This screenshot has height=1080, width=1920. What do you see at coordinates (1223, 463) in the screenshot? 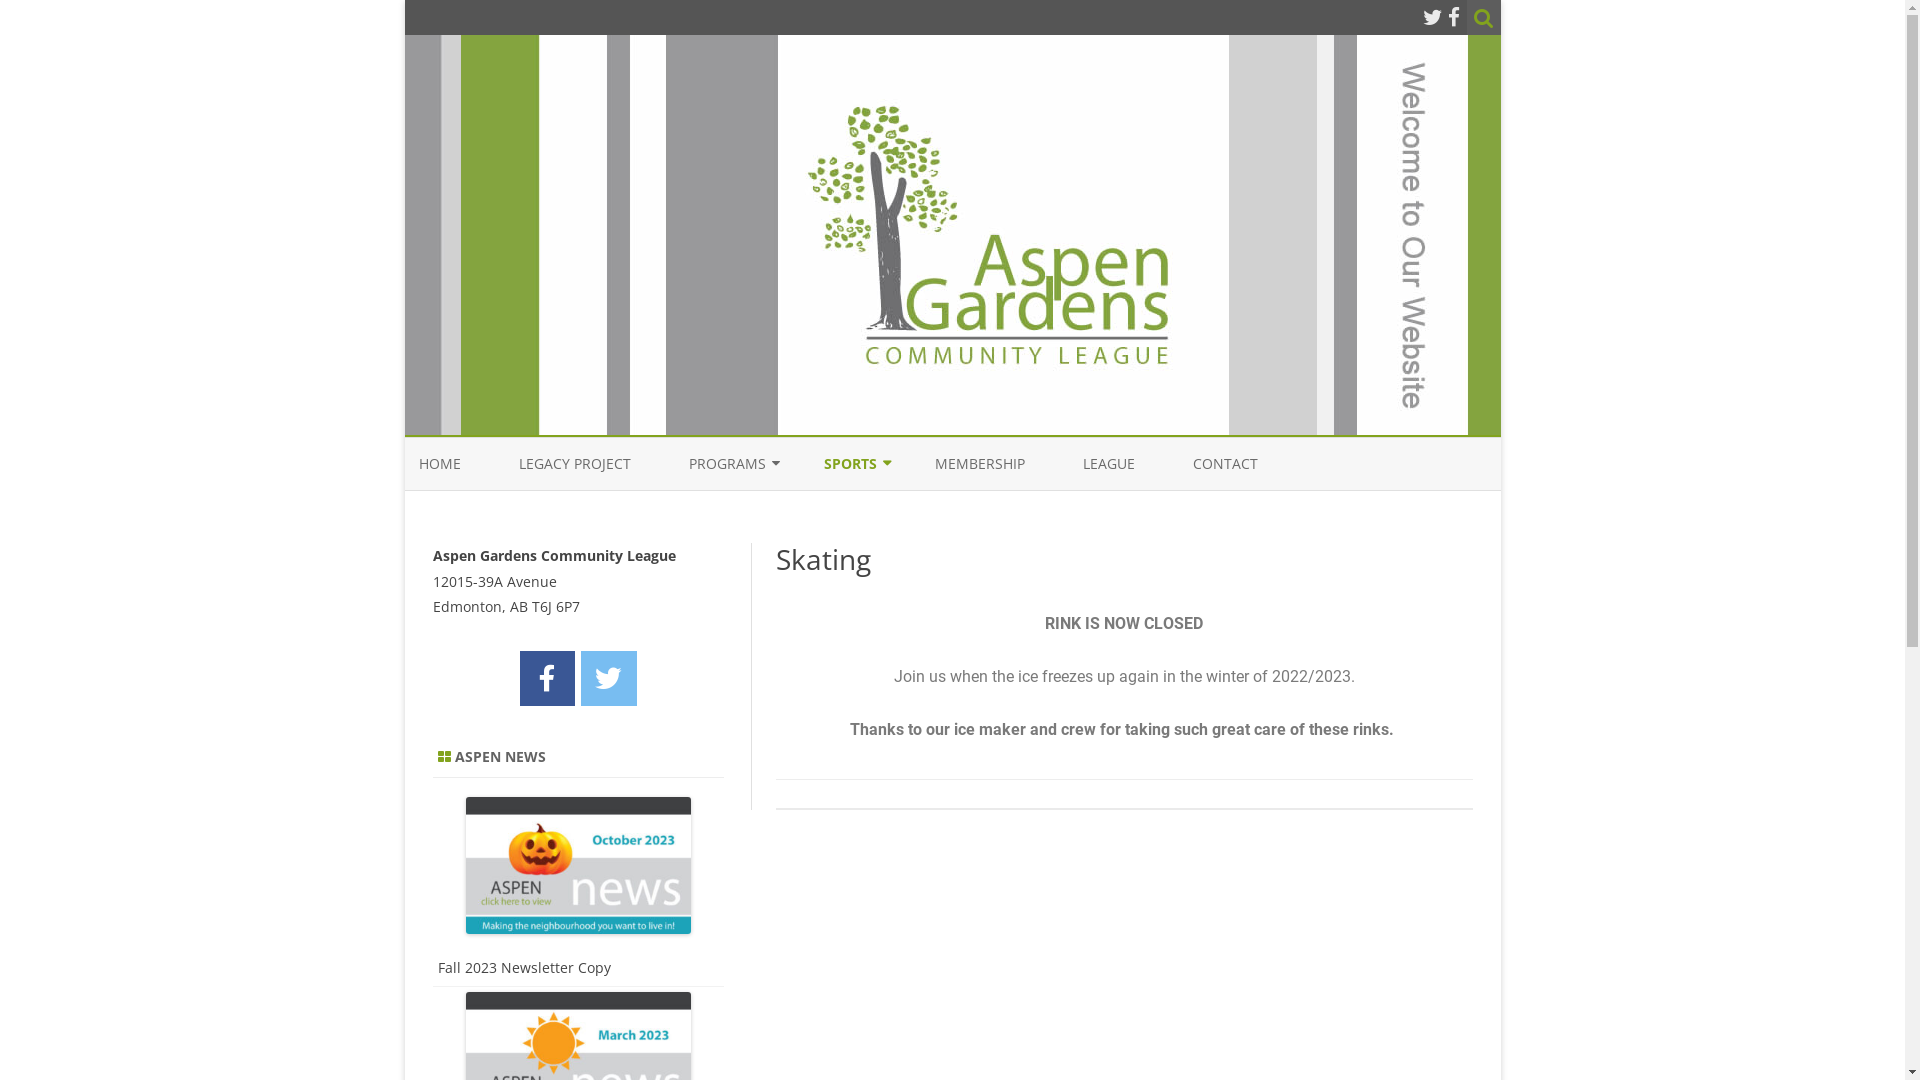
I see `'CONTACT'` at bounding box center [1223, 463].